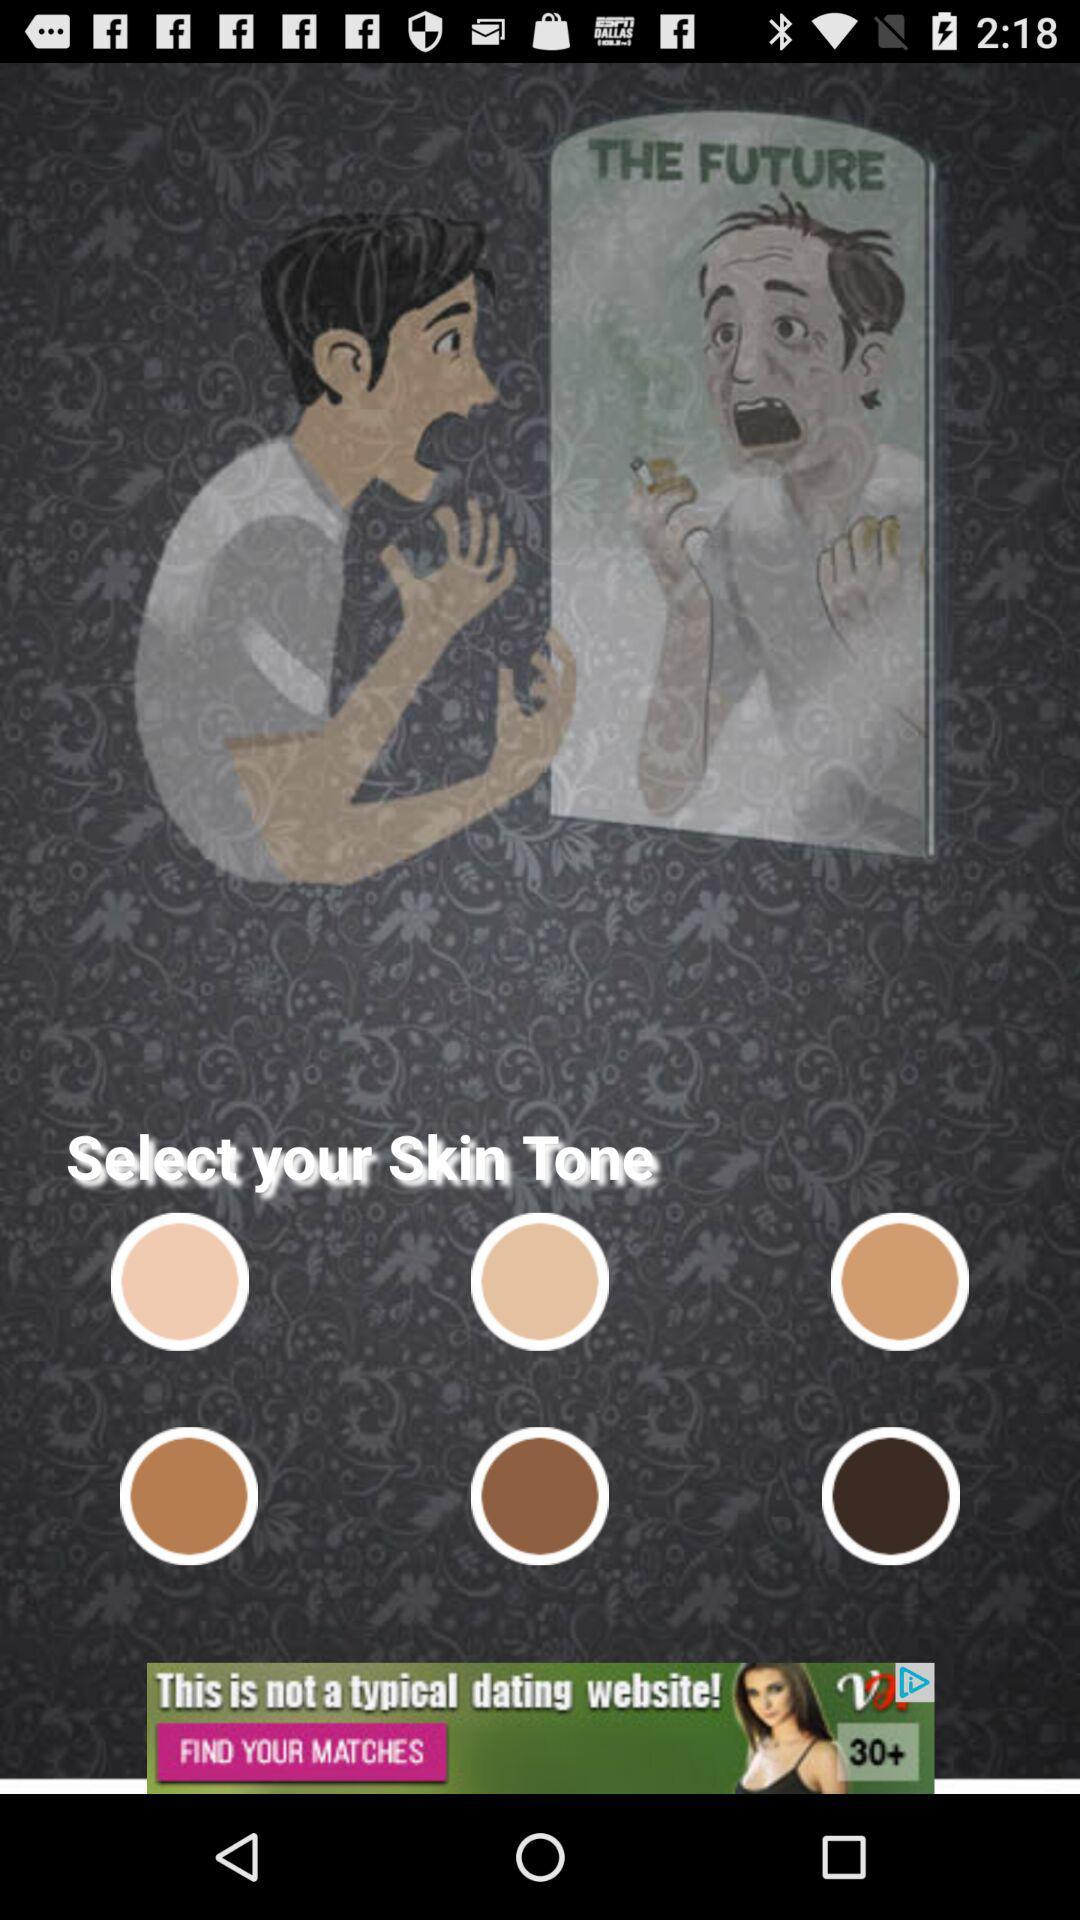  What do you see at coordinates (540, 1727) in the screenshot?
I see `see advertisement` at bounding box center [540, 1727].